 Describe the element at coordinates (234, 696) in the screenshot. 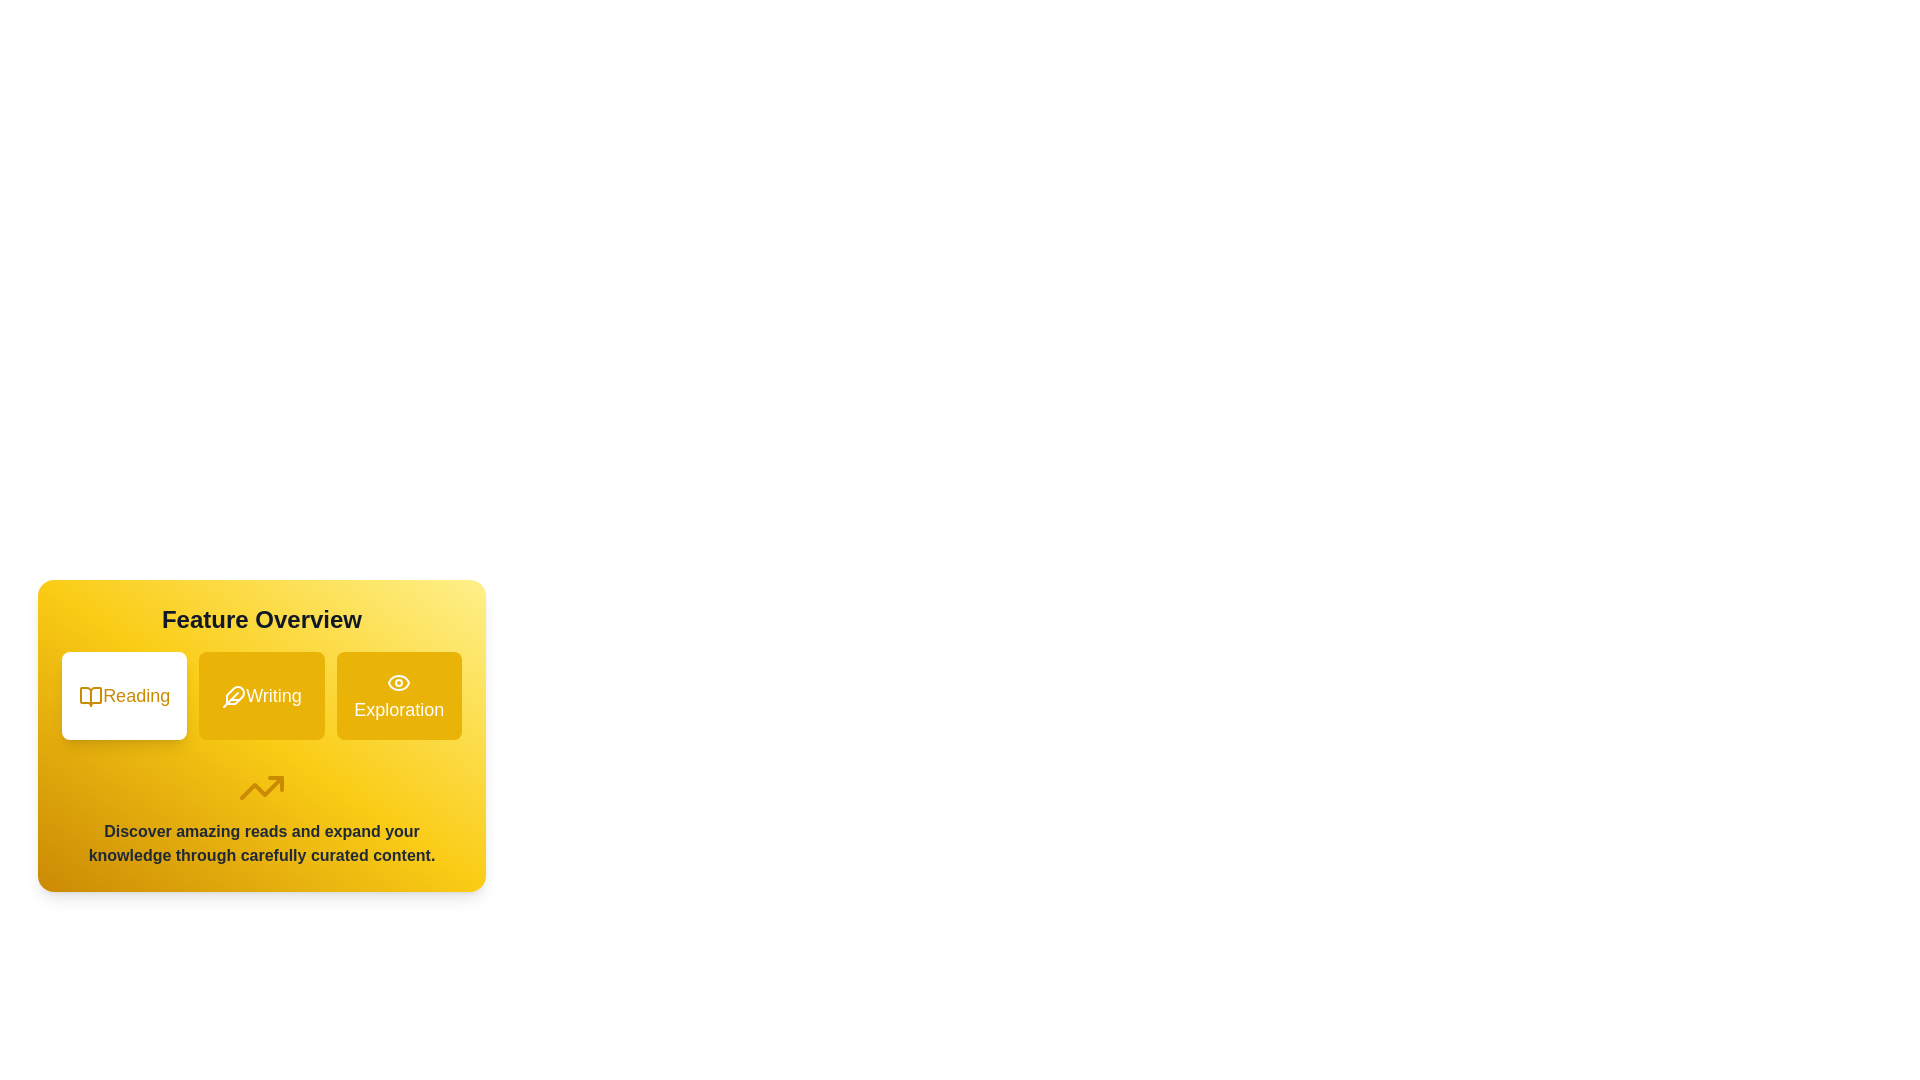

I see `the stylized feather icon with a slim outline, rendered in white against an orange background` at that location.